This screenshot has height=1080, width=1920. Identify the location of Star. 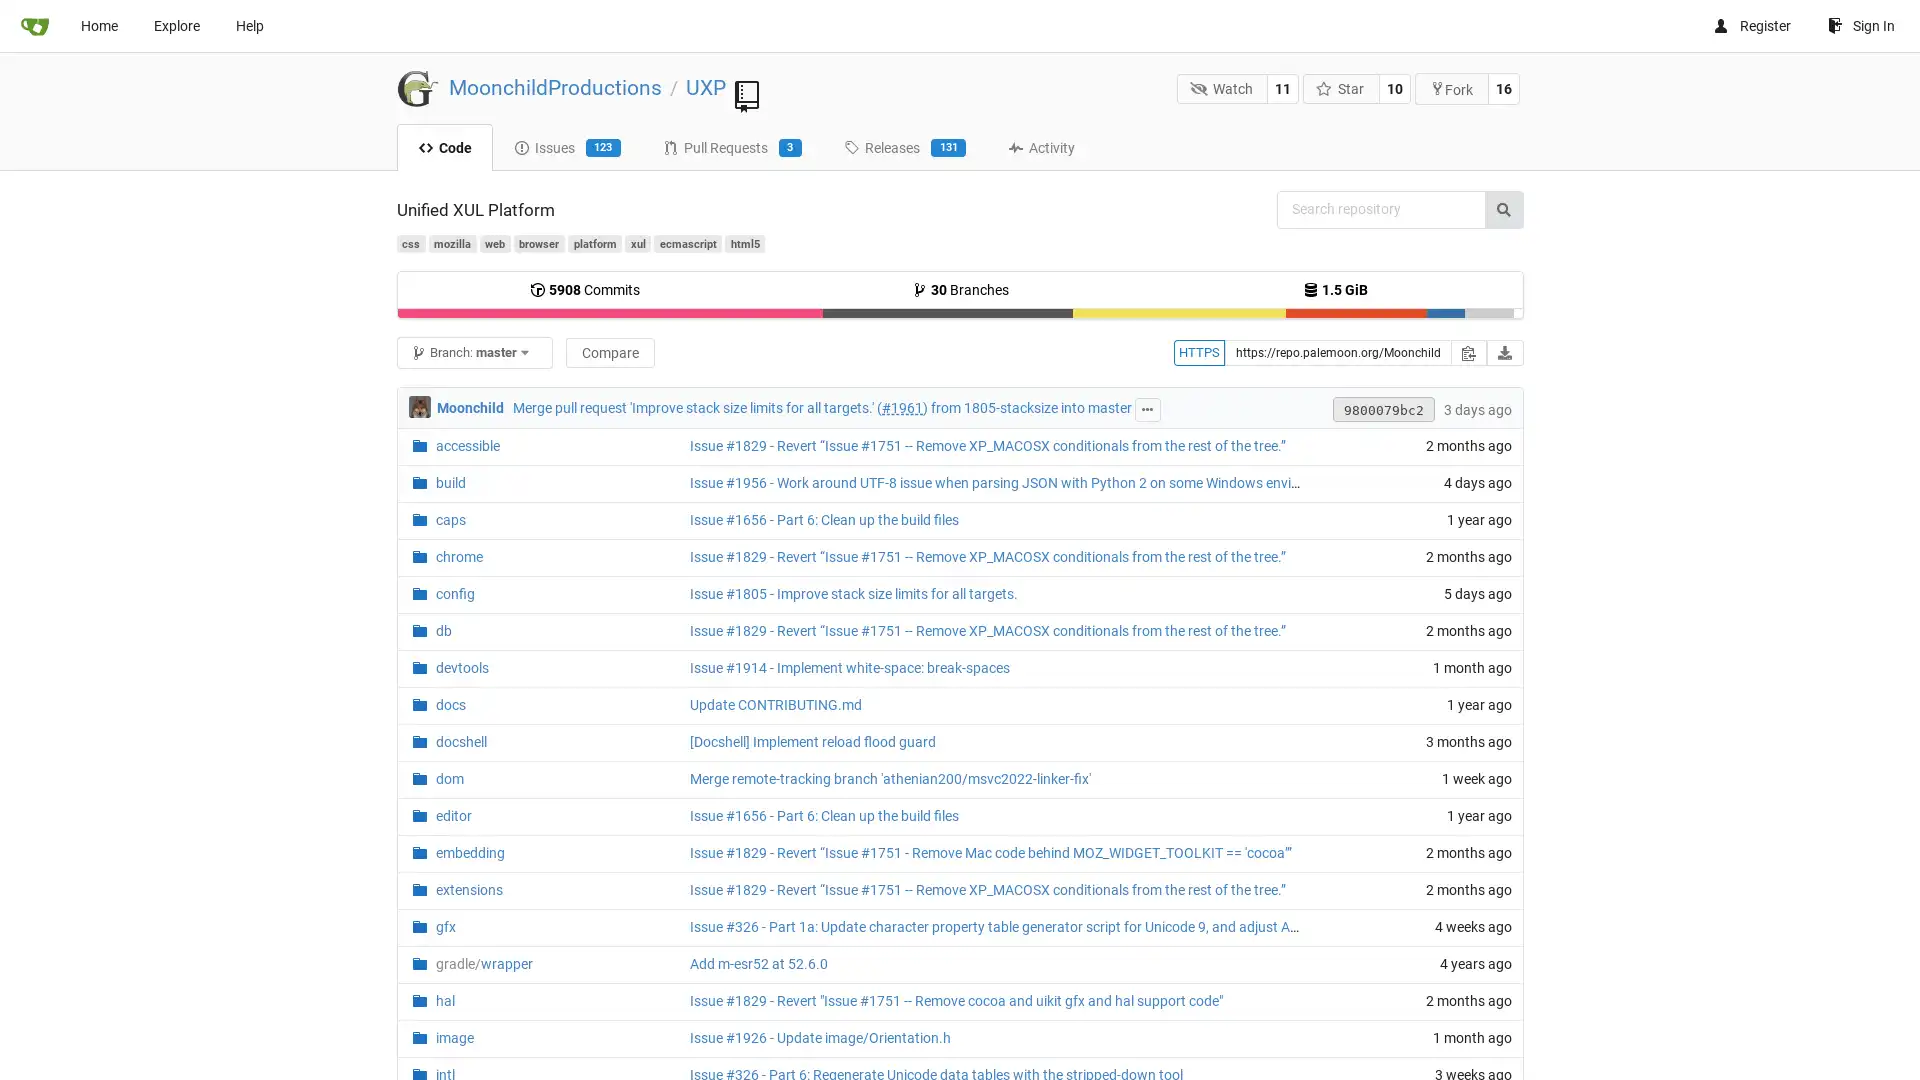
(1340, 87).